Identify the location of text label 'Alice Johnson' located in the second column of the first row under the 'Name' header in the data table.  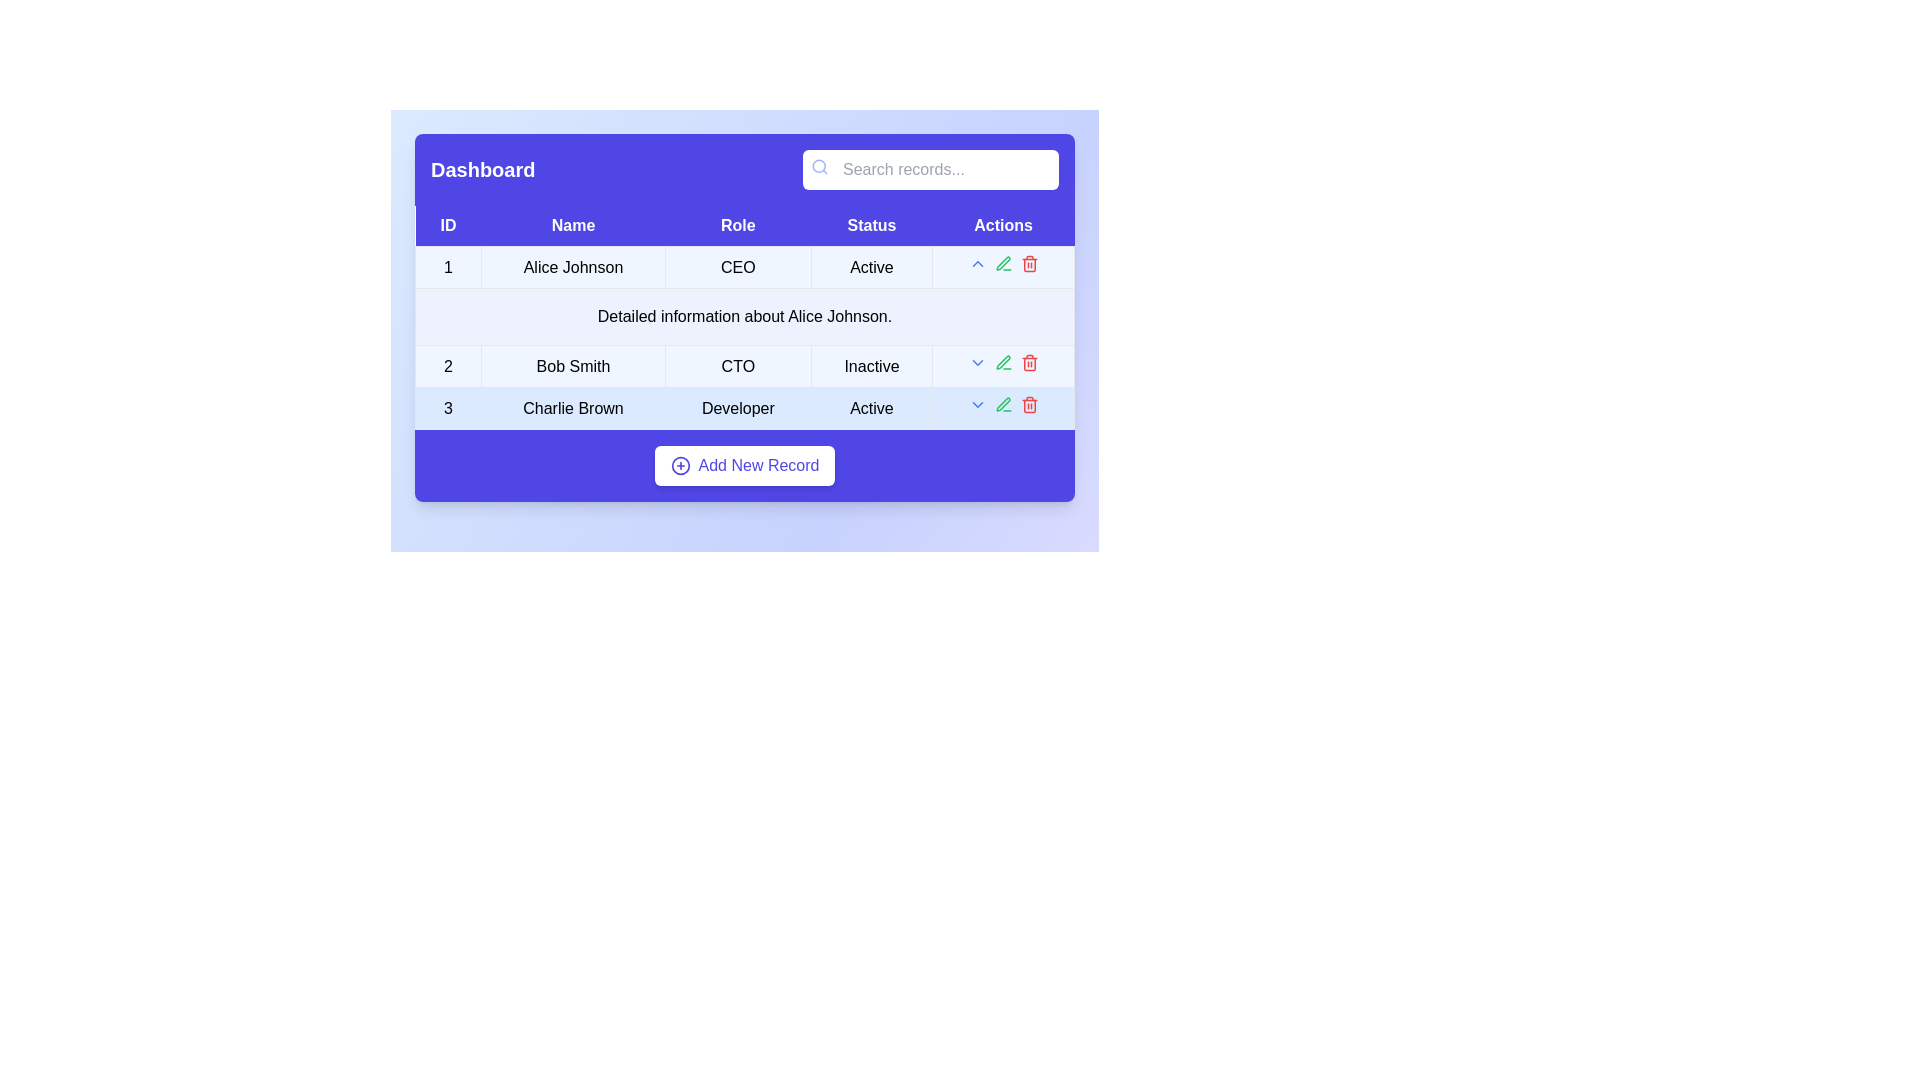
(572, 266).